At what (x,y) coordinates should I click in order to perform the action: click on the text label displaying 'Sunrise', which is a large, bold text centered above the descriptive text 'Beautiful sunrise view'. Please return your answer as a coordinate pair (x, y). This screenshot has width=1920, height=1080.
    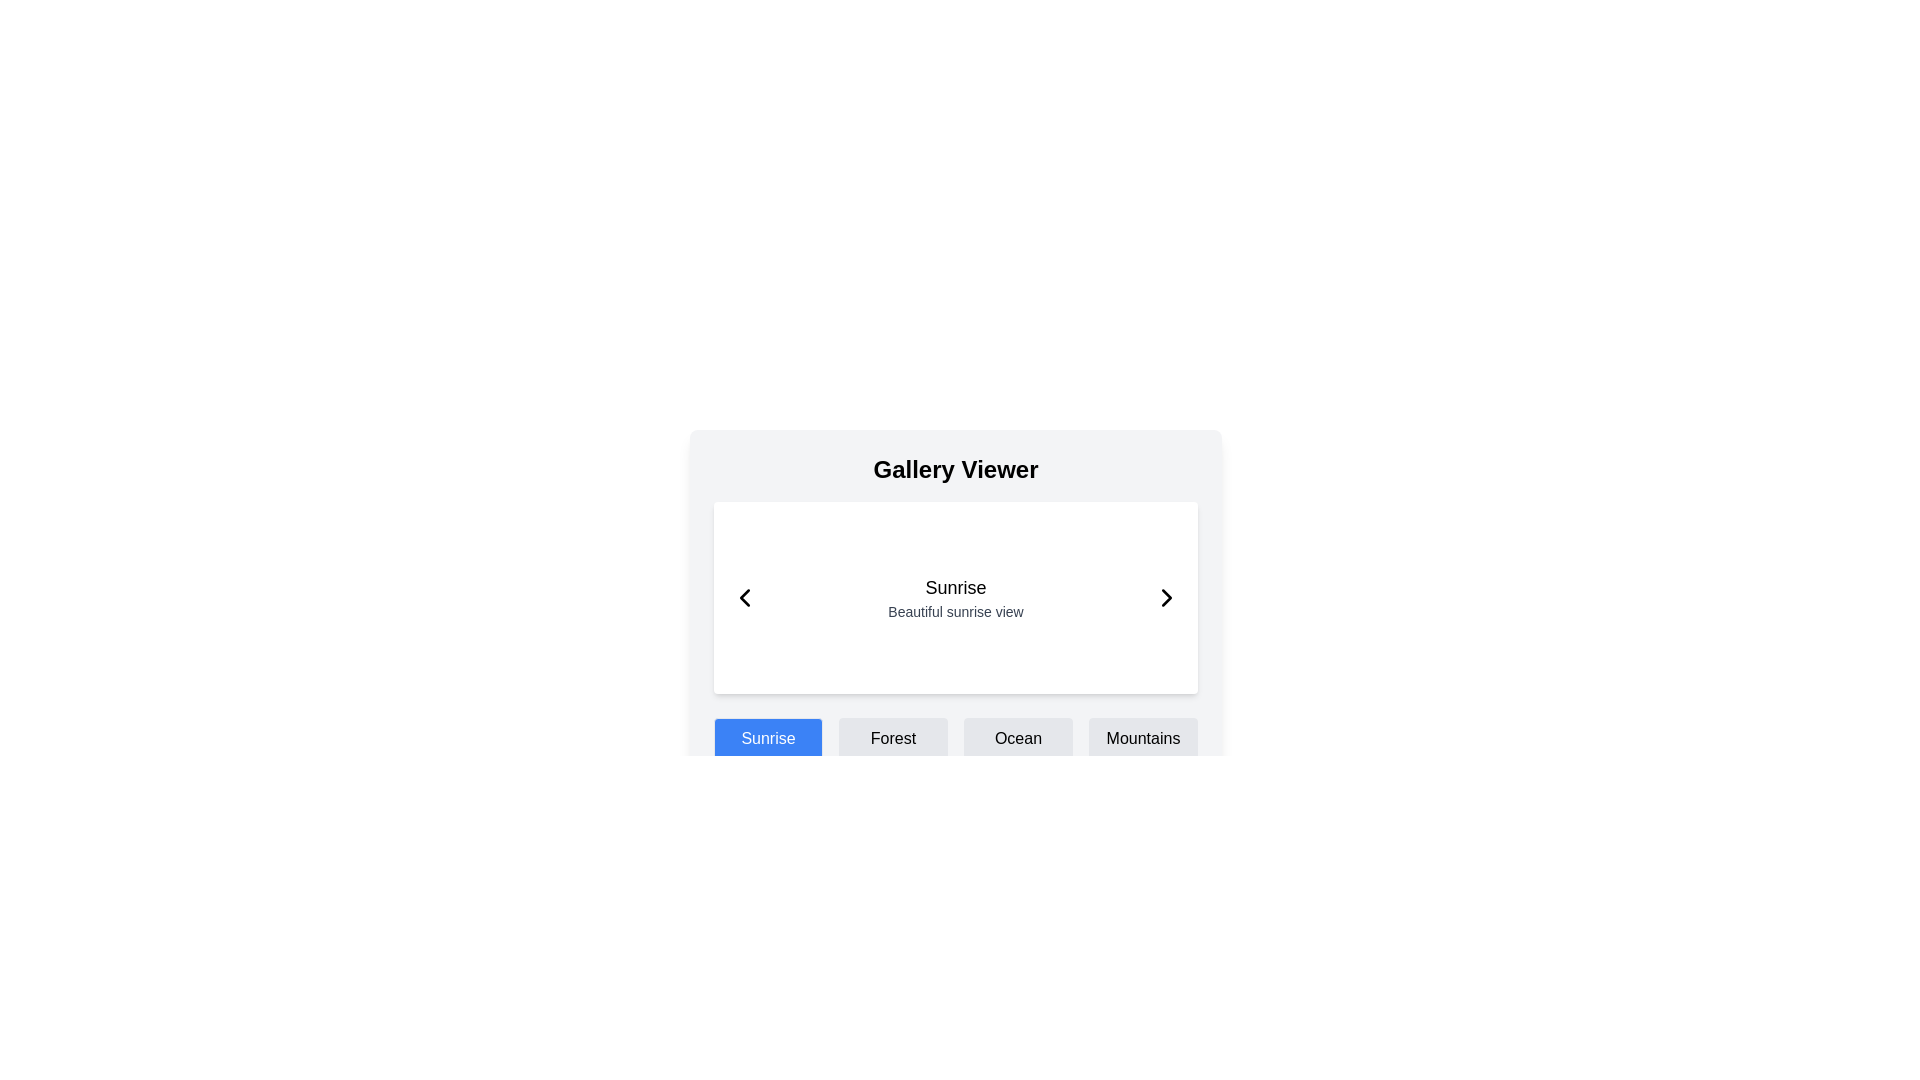
    Looking at the image, I should click on (954, 586).